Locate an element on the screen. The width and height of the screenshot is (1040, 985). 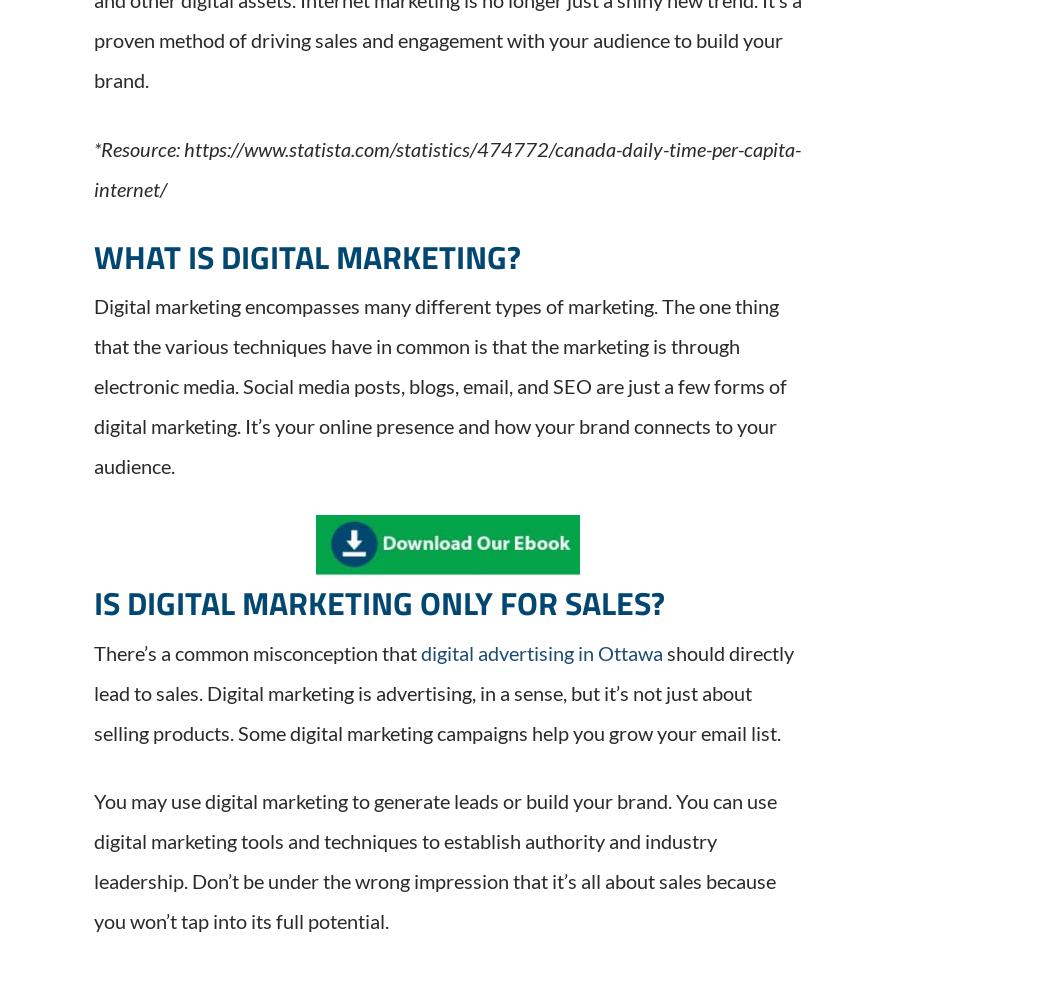
'2 MINUTES TO READ' is located at coordinates (404, 399).